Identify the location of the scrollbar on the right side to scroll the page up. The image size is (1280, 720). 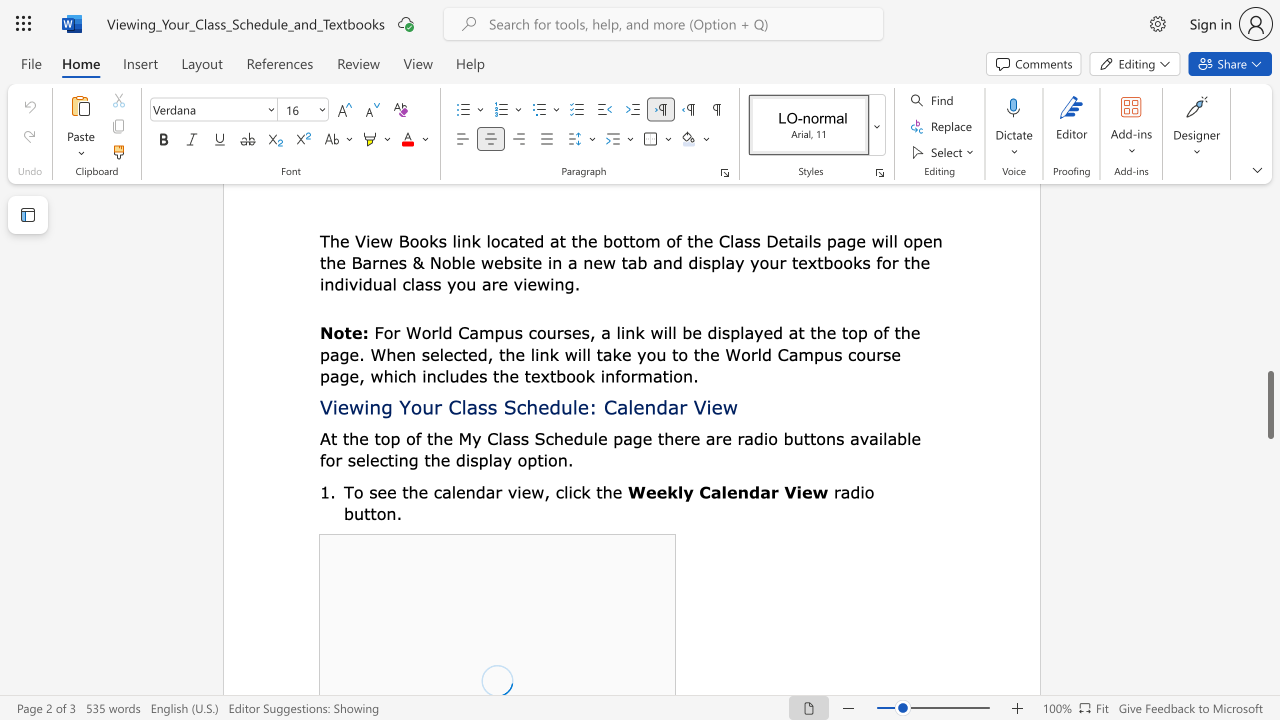
(1269, 348).